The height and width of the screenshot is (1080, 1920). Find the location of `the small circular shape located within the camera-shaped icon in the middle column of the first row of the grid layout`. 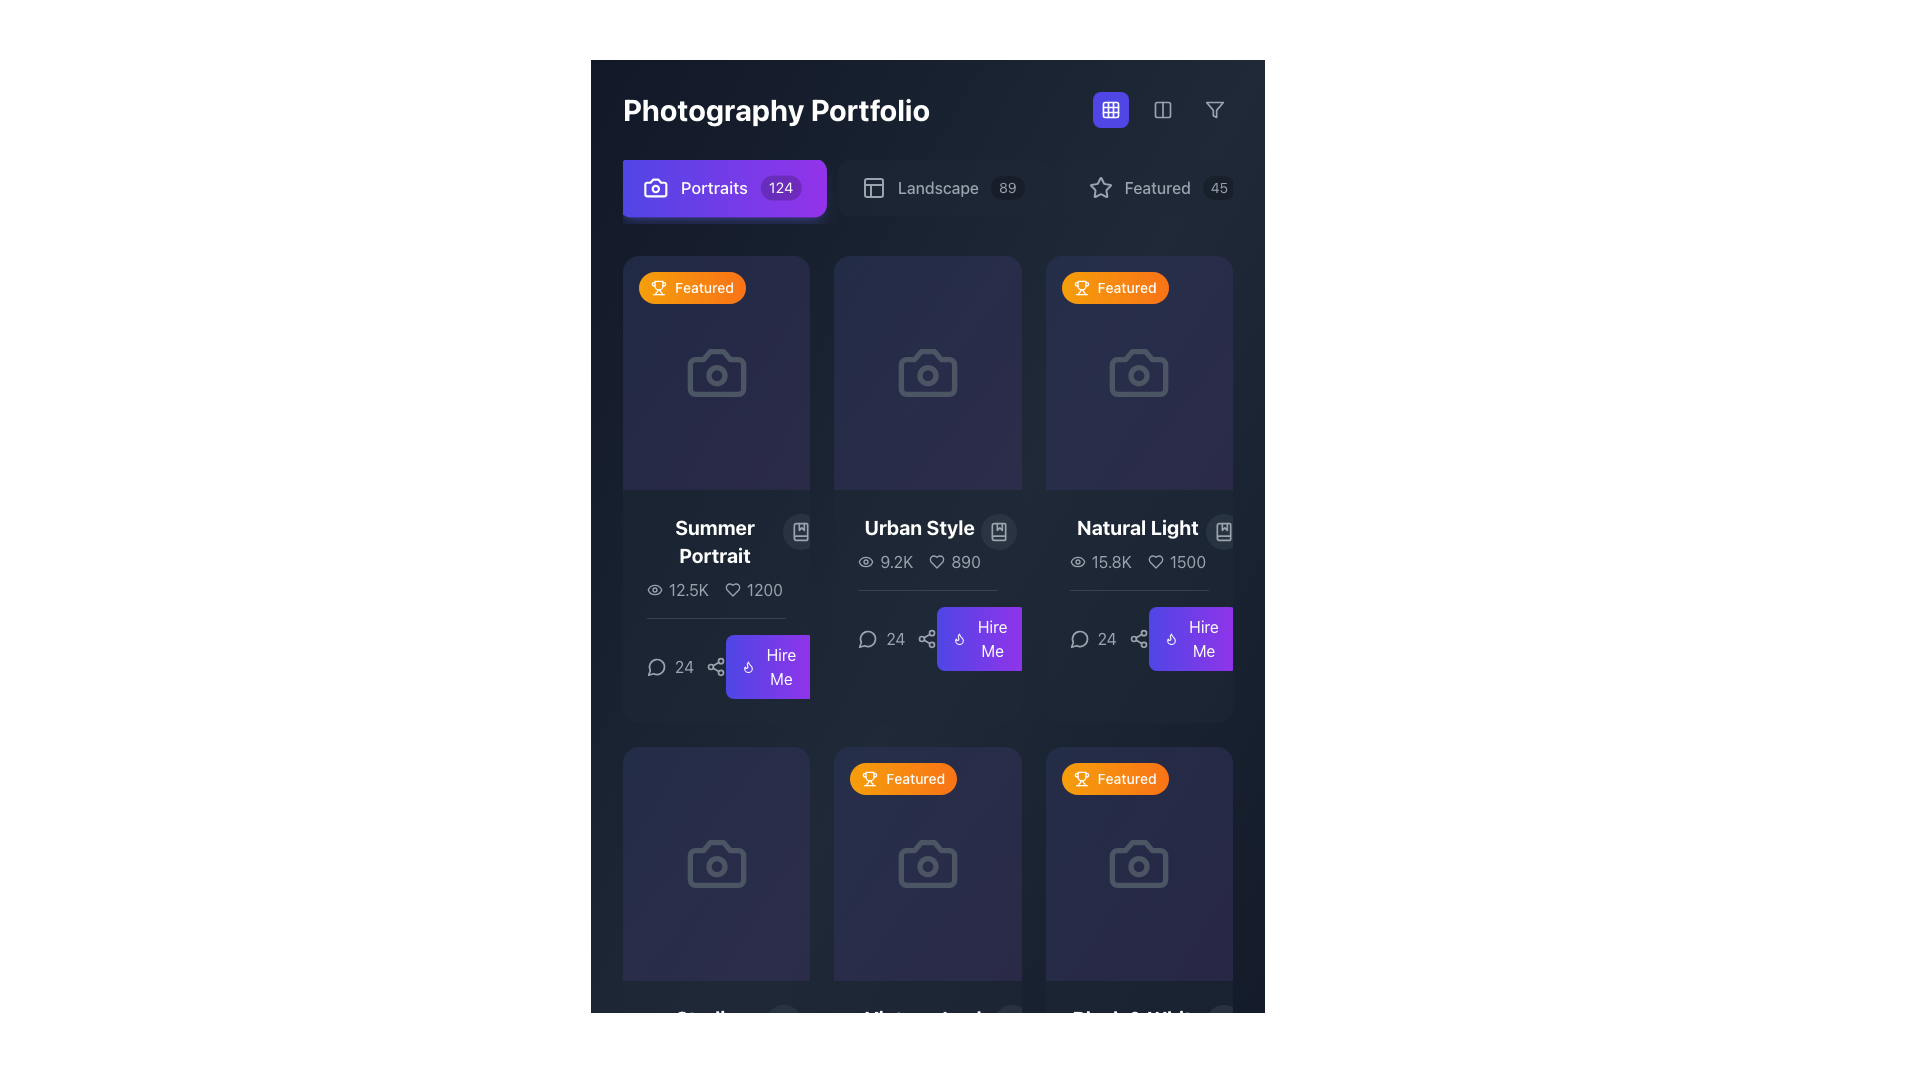

the small circular shape located within the camera-shaped icon in the middle column of the first row of the grid layout is located at coordinates (926, 375).